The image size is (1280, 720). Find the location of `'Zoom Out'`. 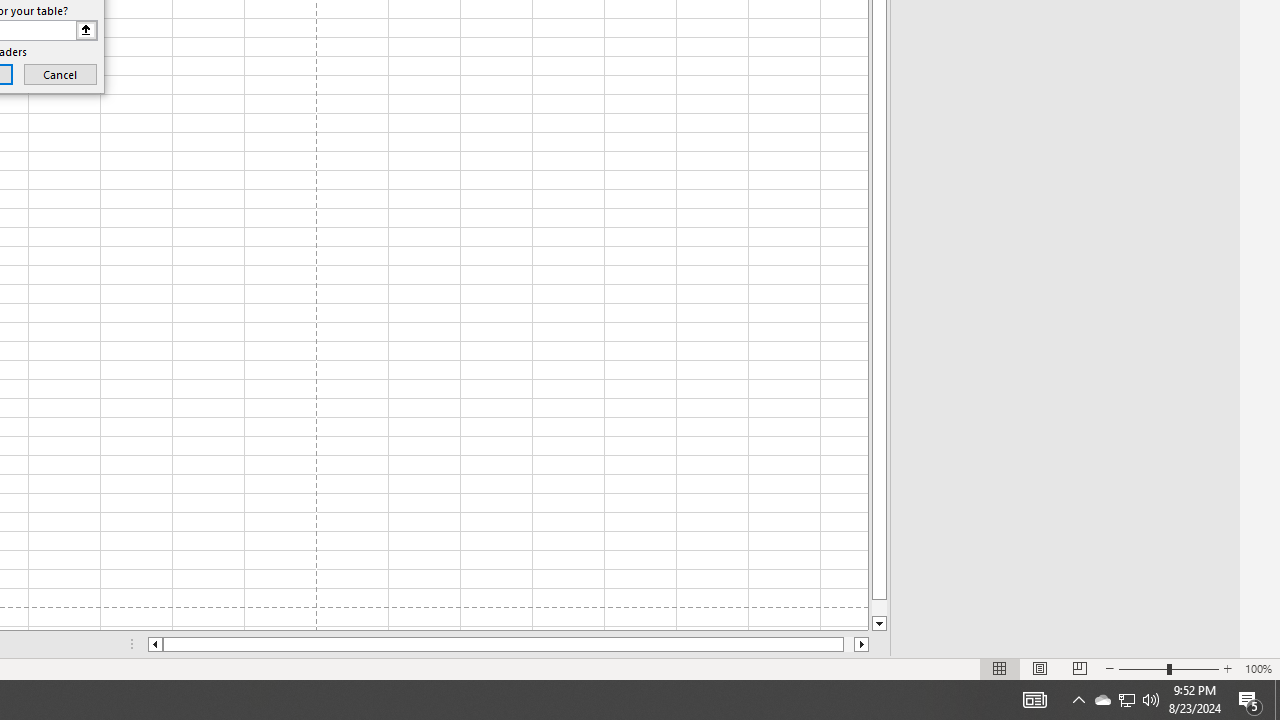

'Zoom Out' is located at coordinates (1143, 669).